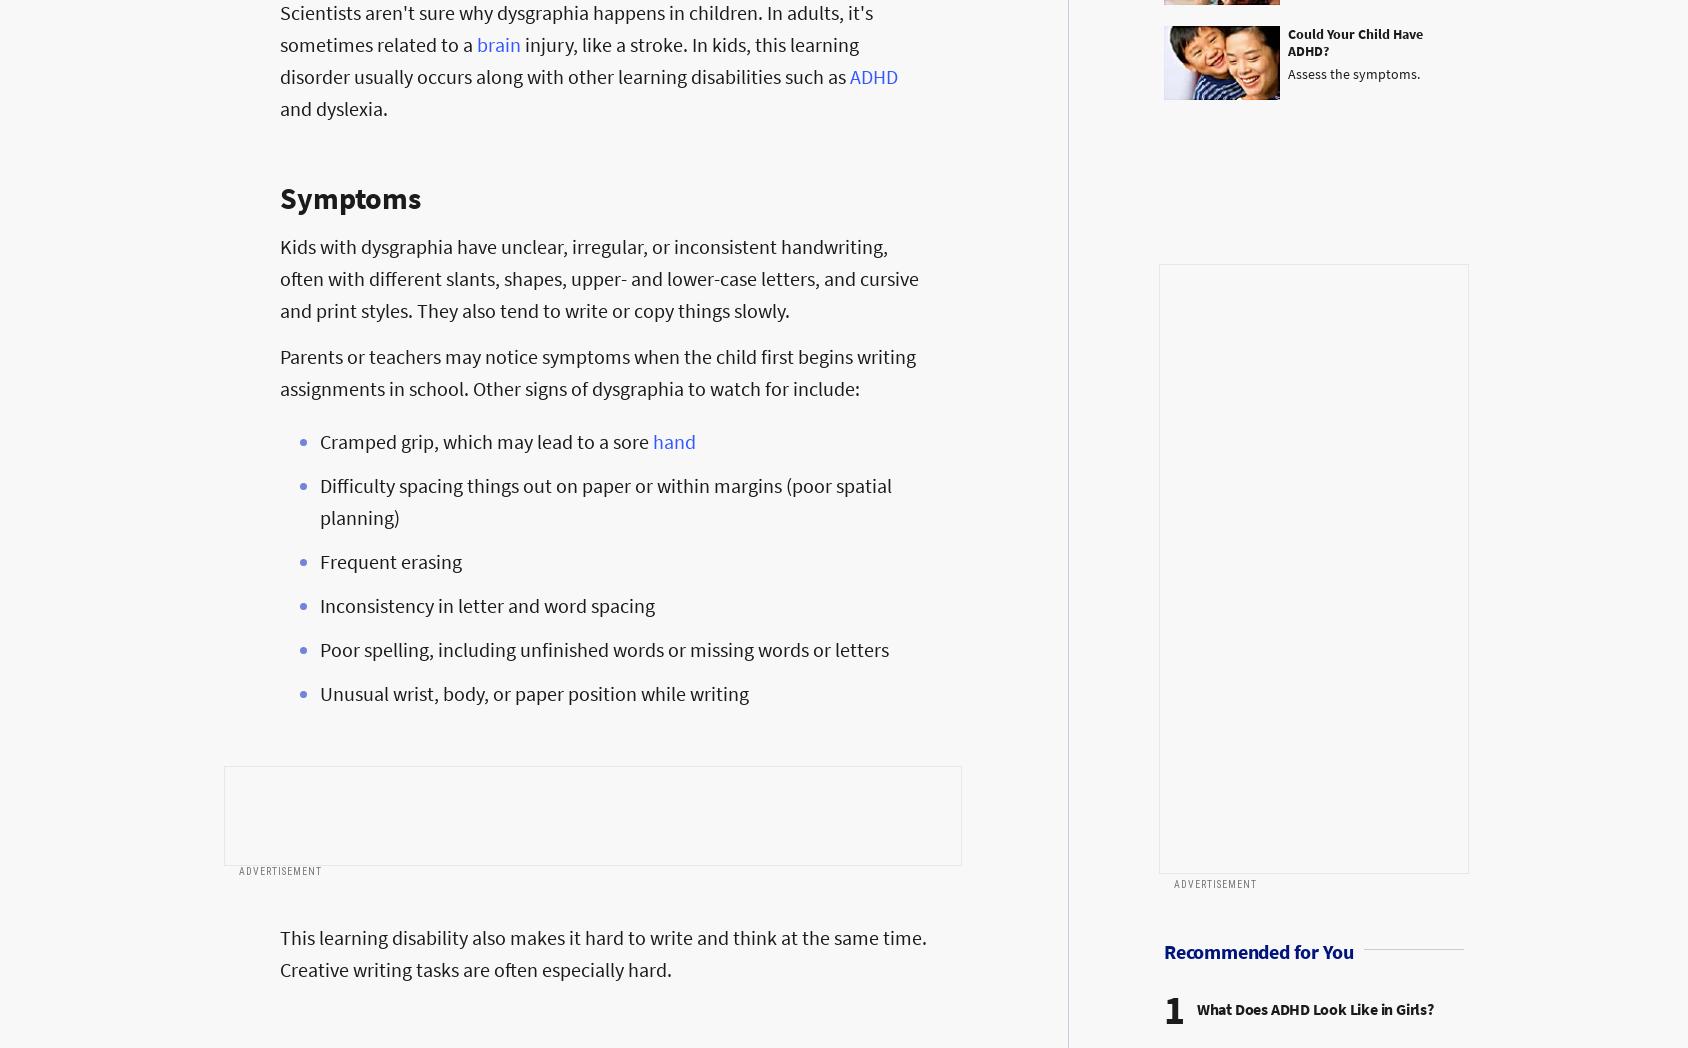 This screenshot has width=1688, height=1048. What do you see at coordinates (320, 648) in the screenshot?
I see `'Poor spelling, including unfinished words or missing words or letters'` at bounding box center [320, 648].